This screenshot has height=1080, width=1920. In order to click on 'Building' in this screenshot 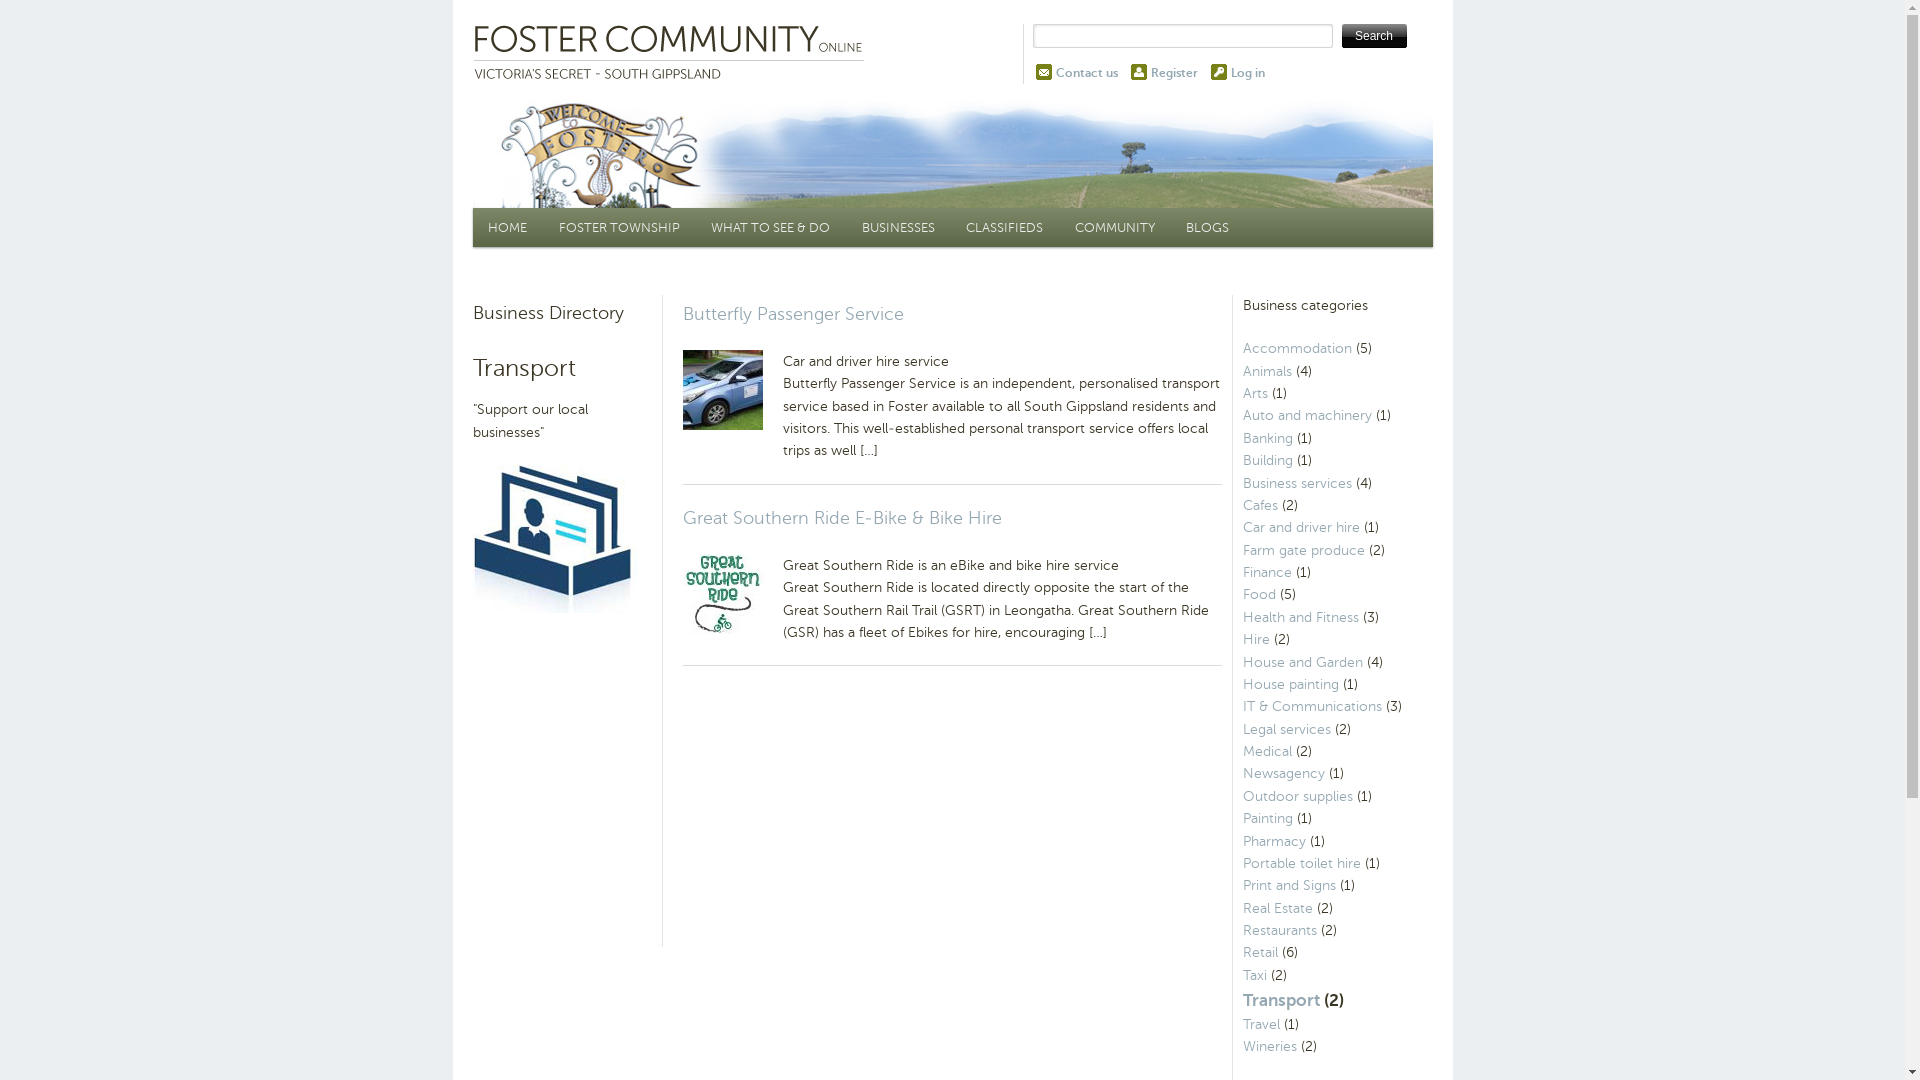, I will do `click(1241, 460)`.